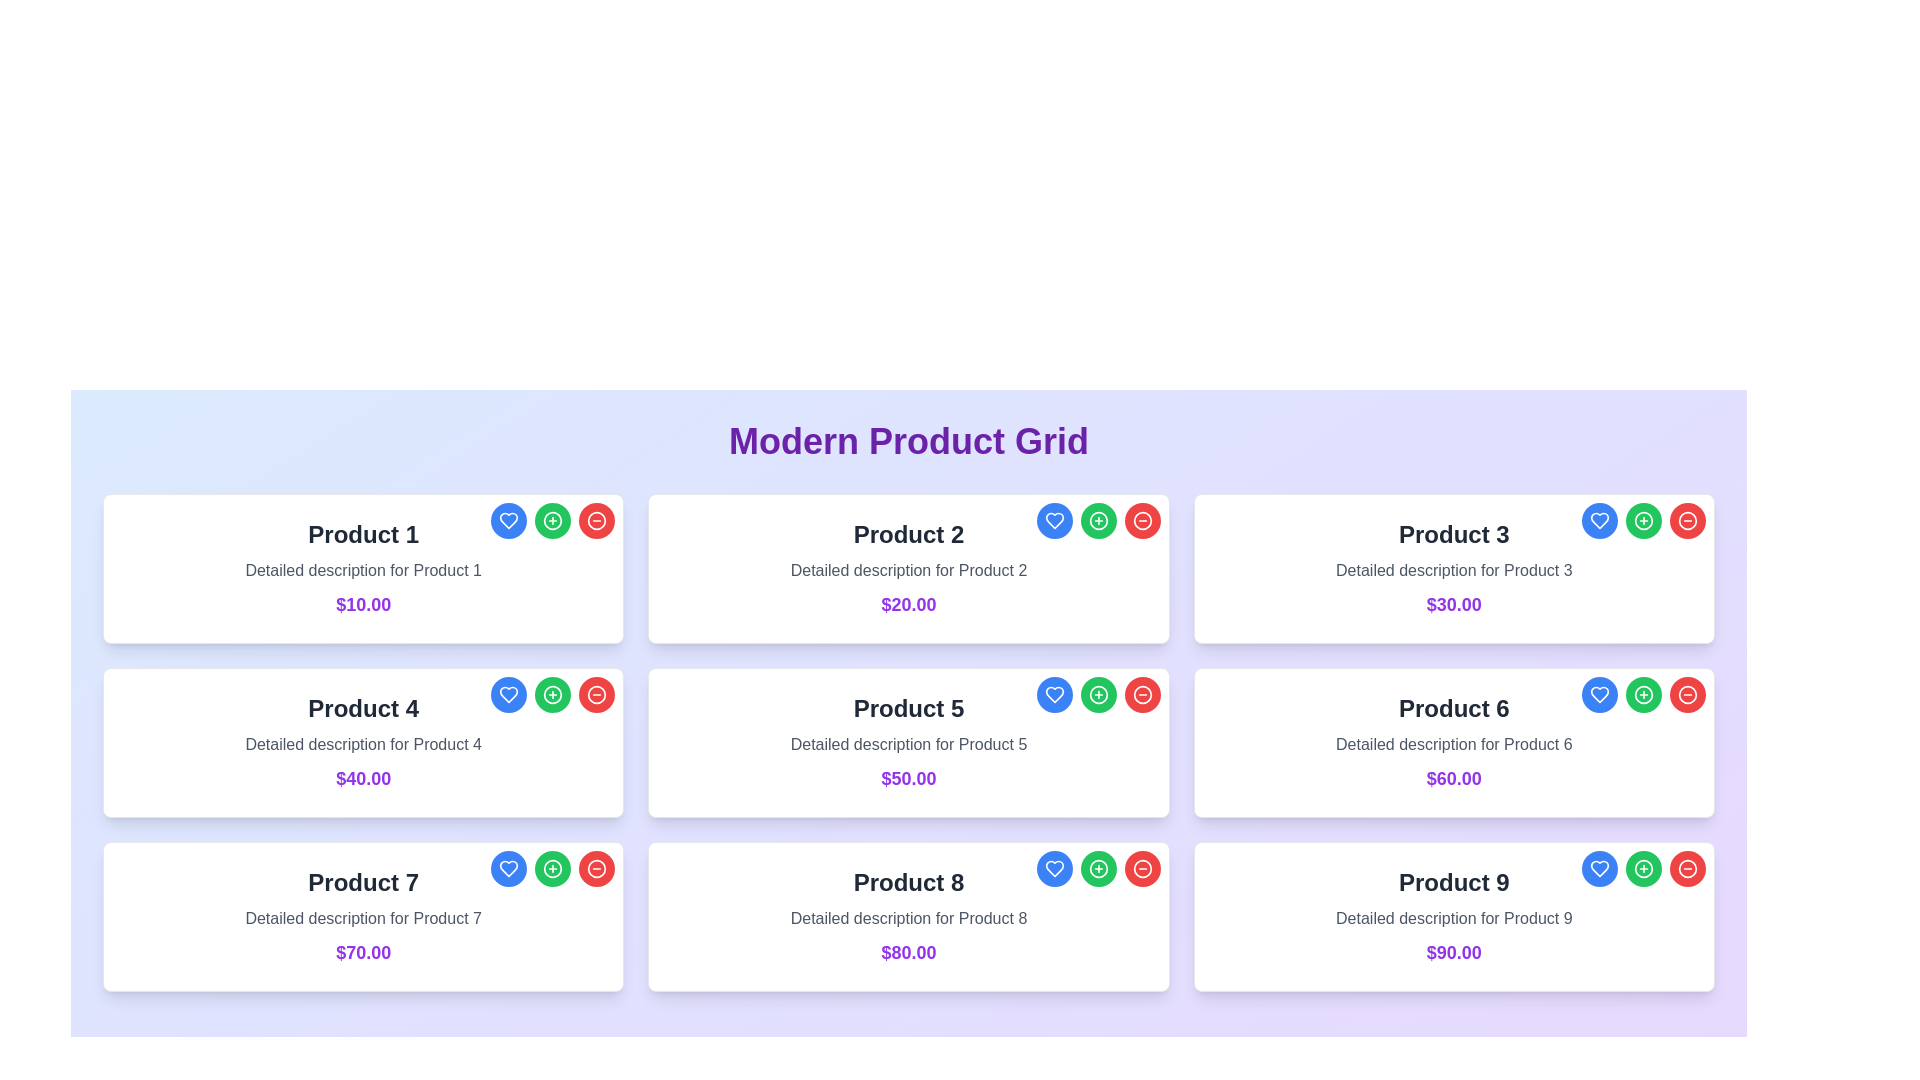 The width and height of the screenshot is (1920, 1080). Describe the element at coordinates (1598, 519) in the screenshot. I see `the icon button located at the leftmost position of the three buttons in the top-right corner of 'Product 3'` at that location.